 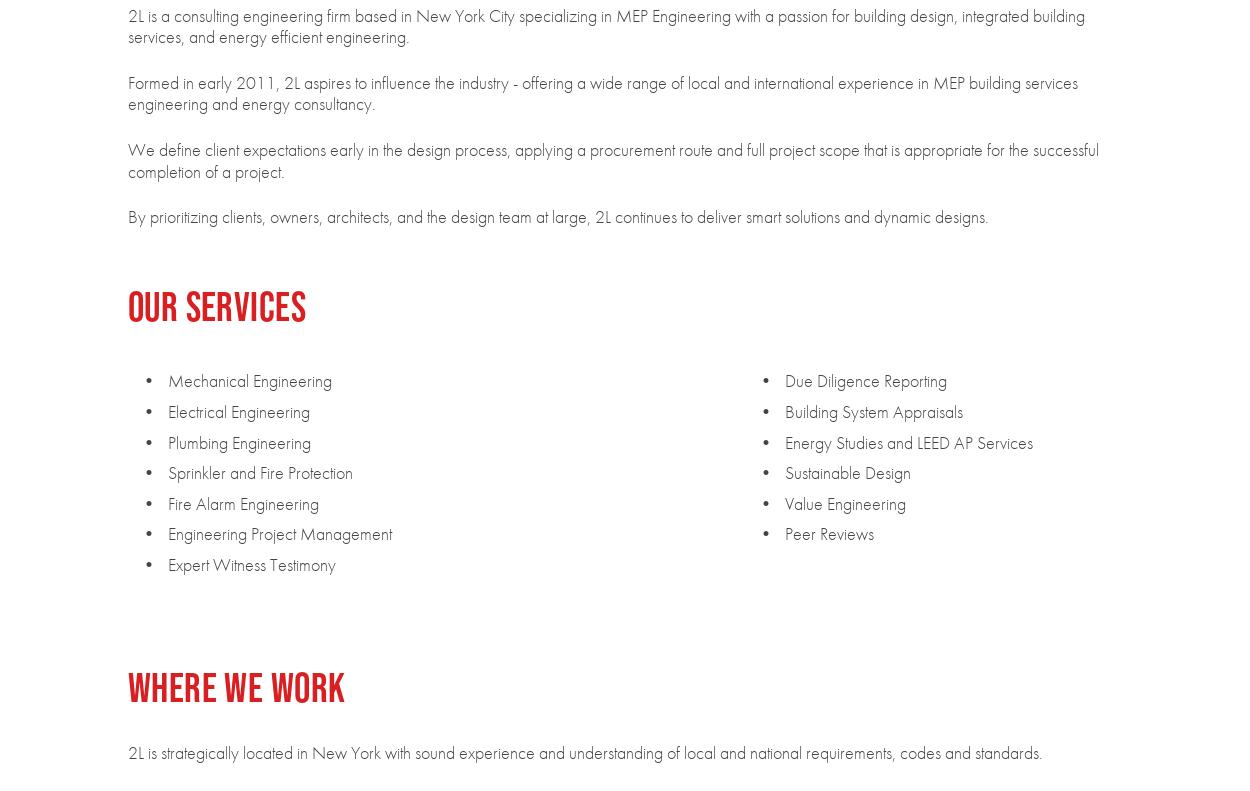 What do you see at coordinates (259, 471) in the screenshot?
I see `'Sprinkler and Fire Protection'` at bounding box center [259, 471].